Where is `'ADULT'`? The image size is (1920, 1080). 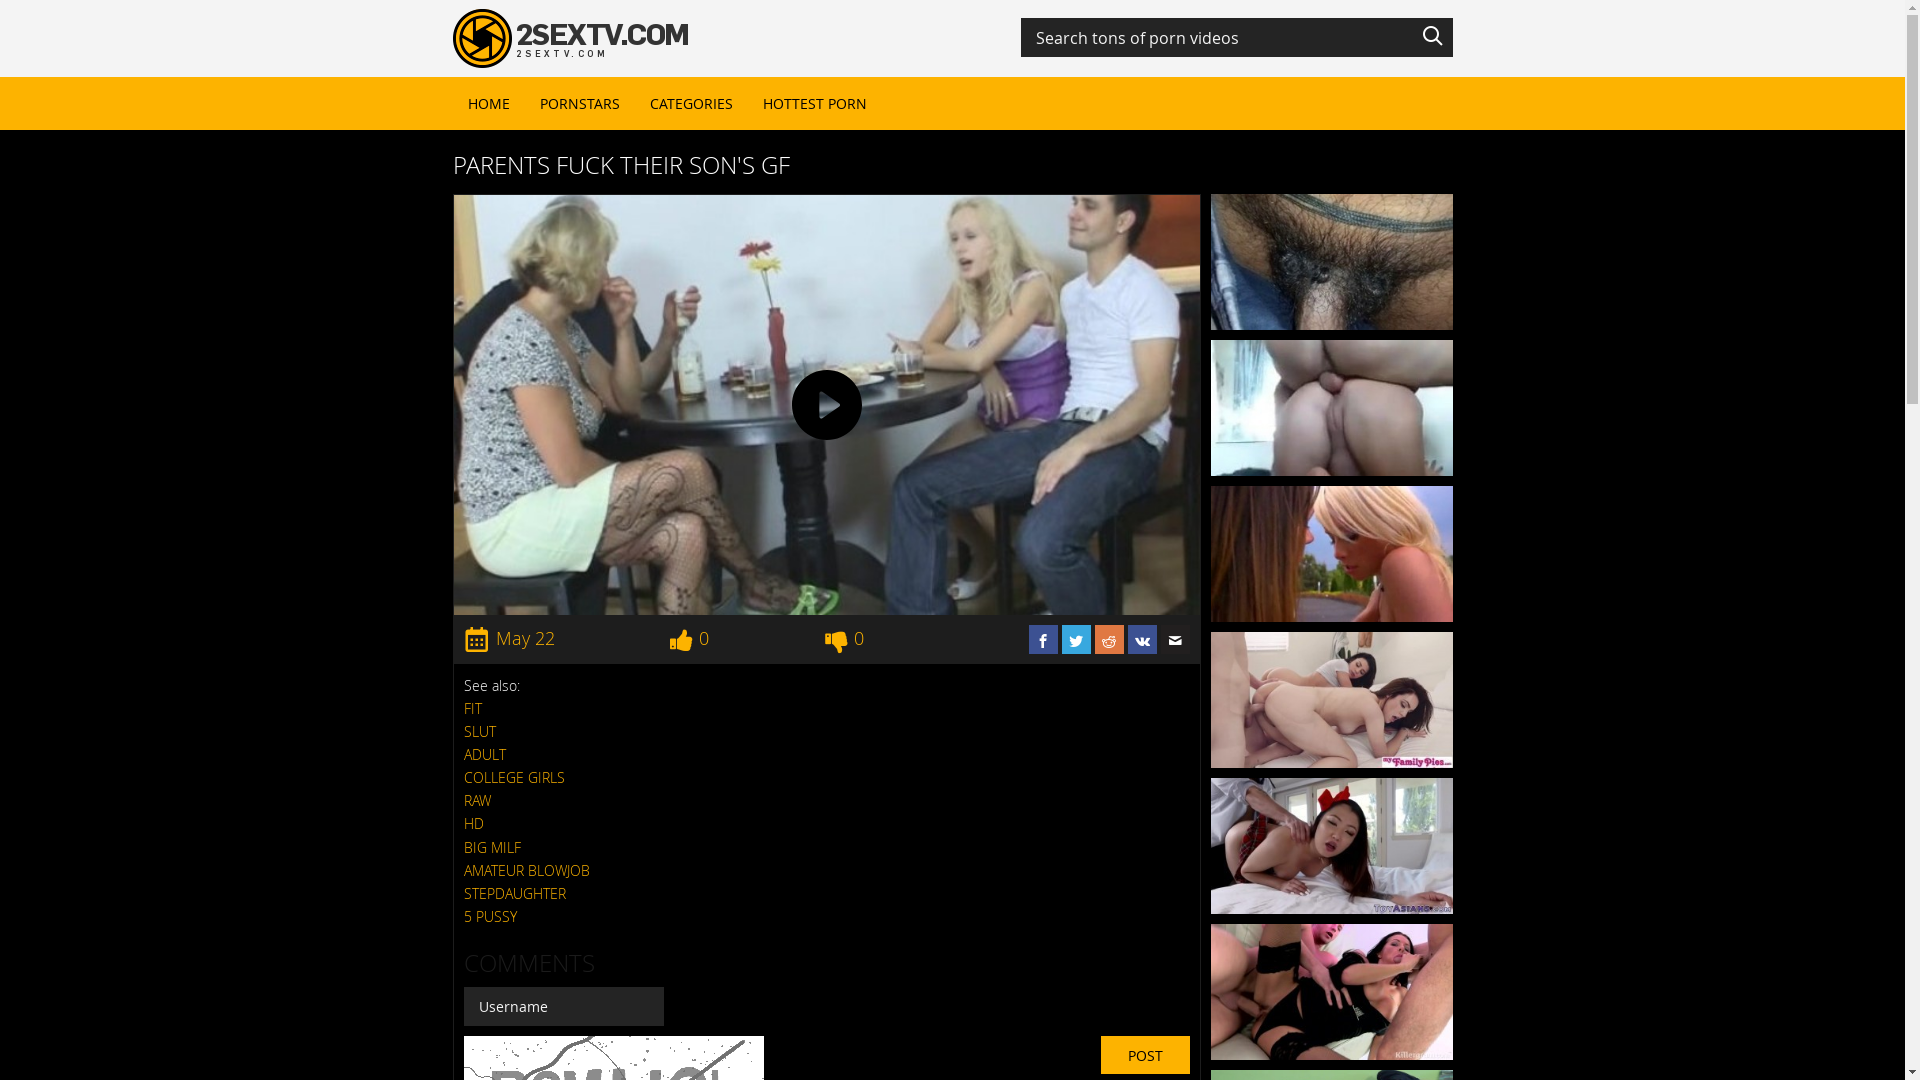
'ADULT' is located at coordinates (484, 754).